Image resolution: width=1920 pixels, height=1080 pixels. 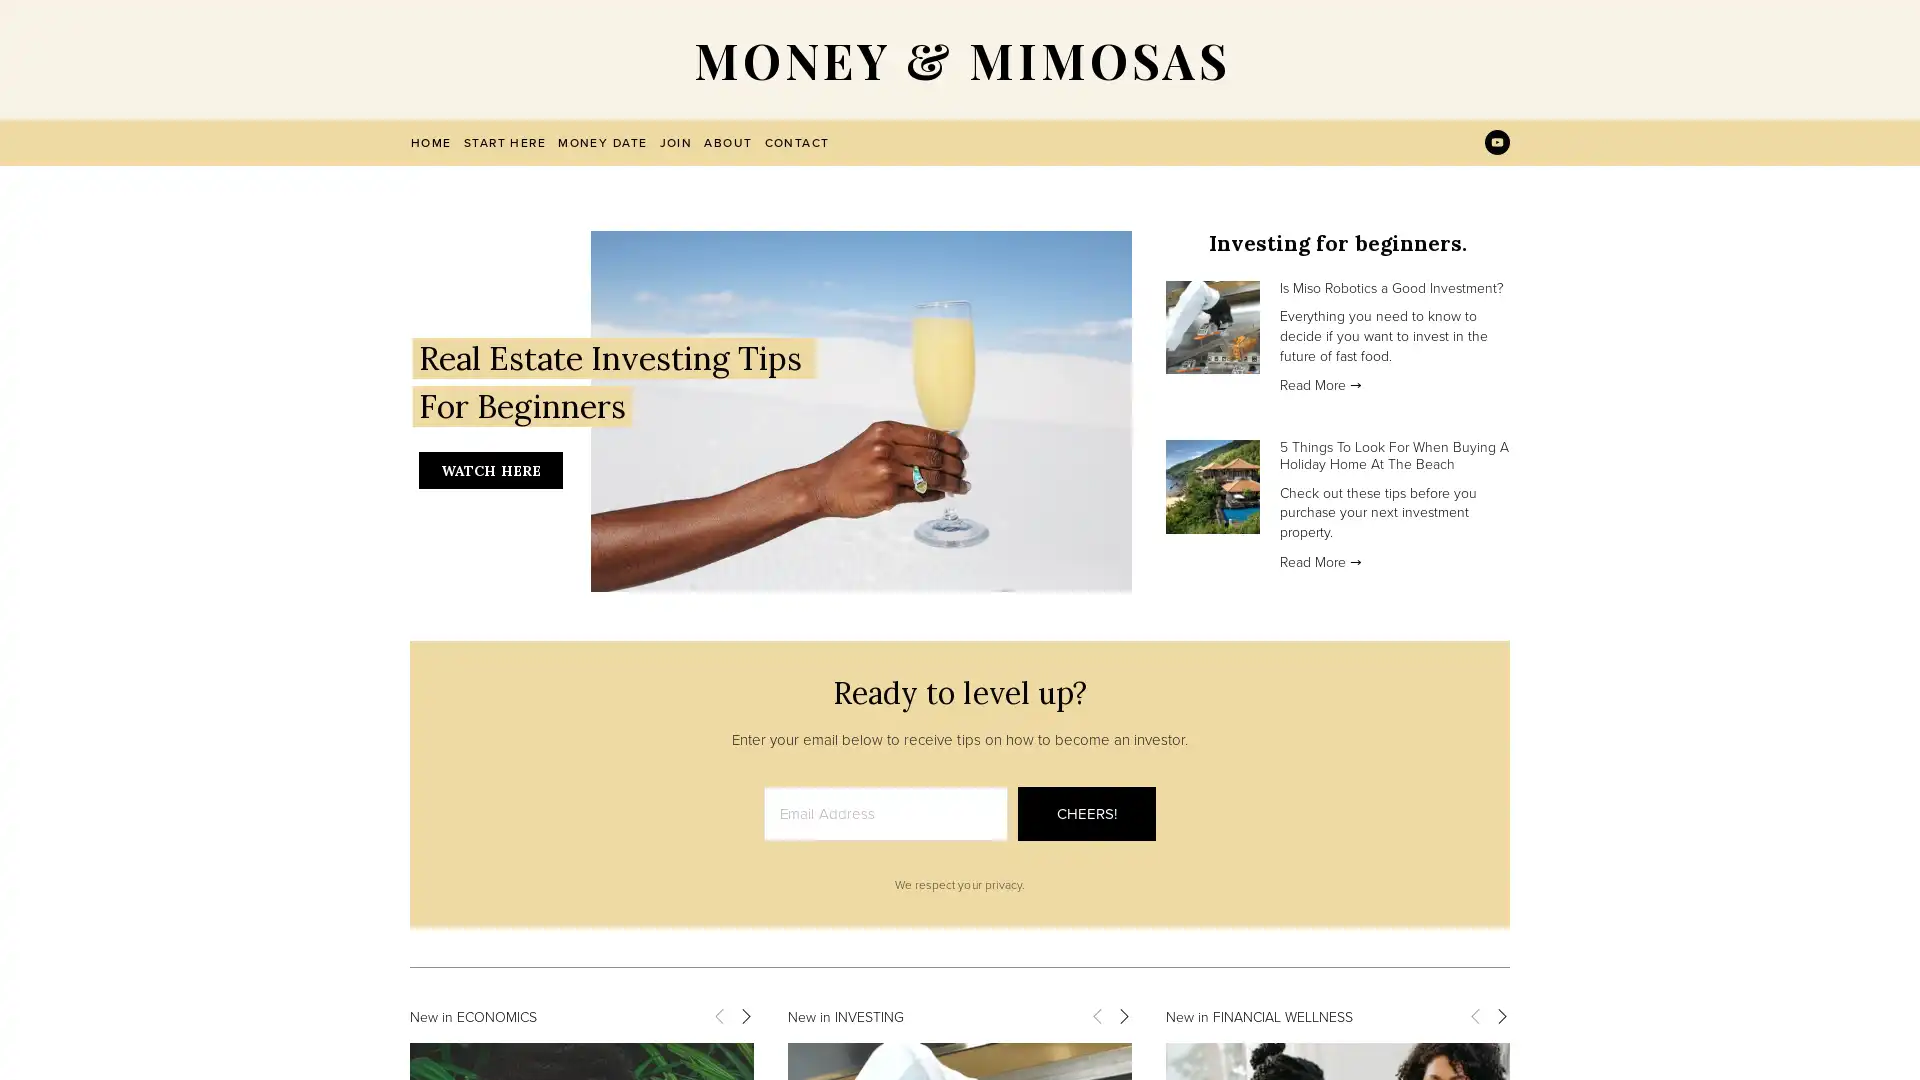 I want to click on Previous, so click(x=1096, y=1014).